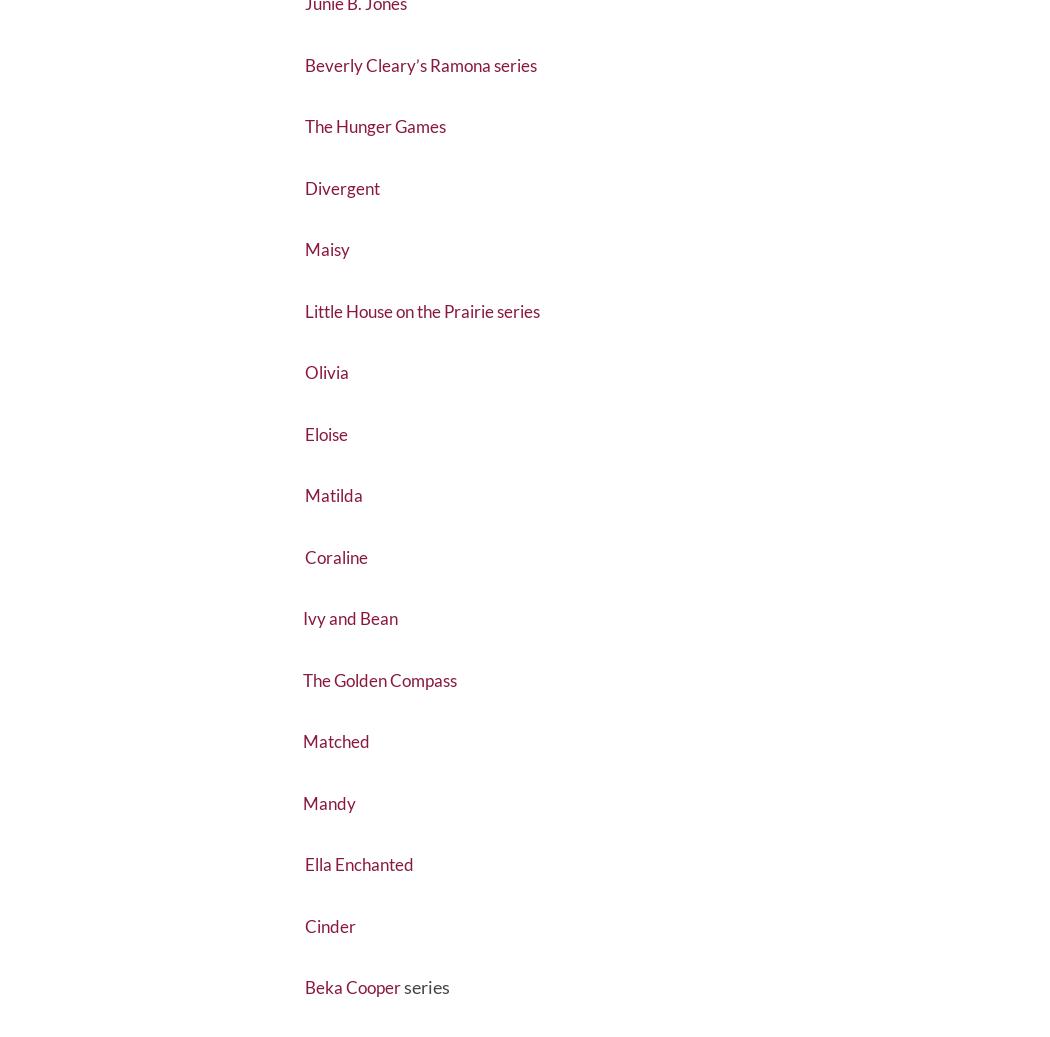 Image resolution: width=1050 pixels, height=1037 pixels. Describe the element at coordinates (329, 421) in the screenshot. I see `'Olivia'` at that location.